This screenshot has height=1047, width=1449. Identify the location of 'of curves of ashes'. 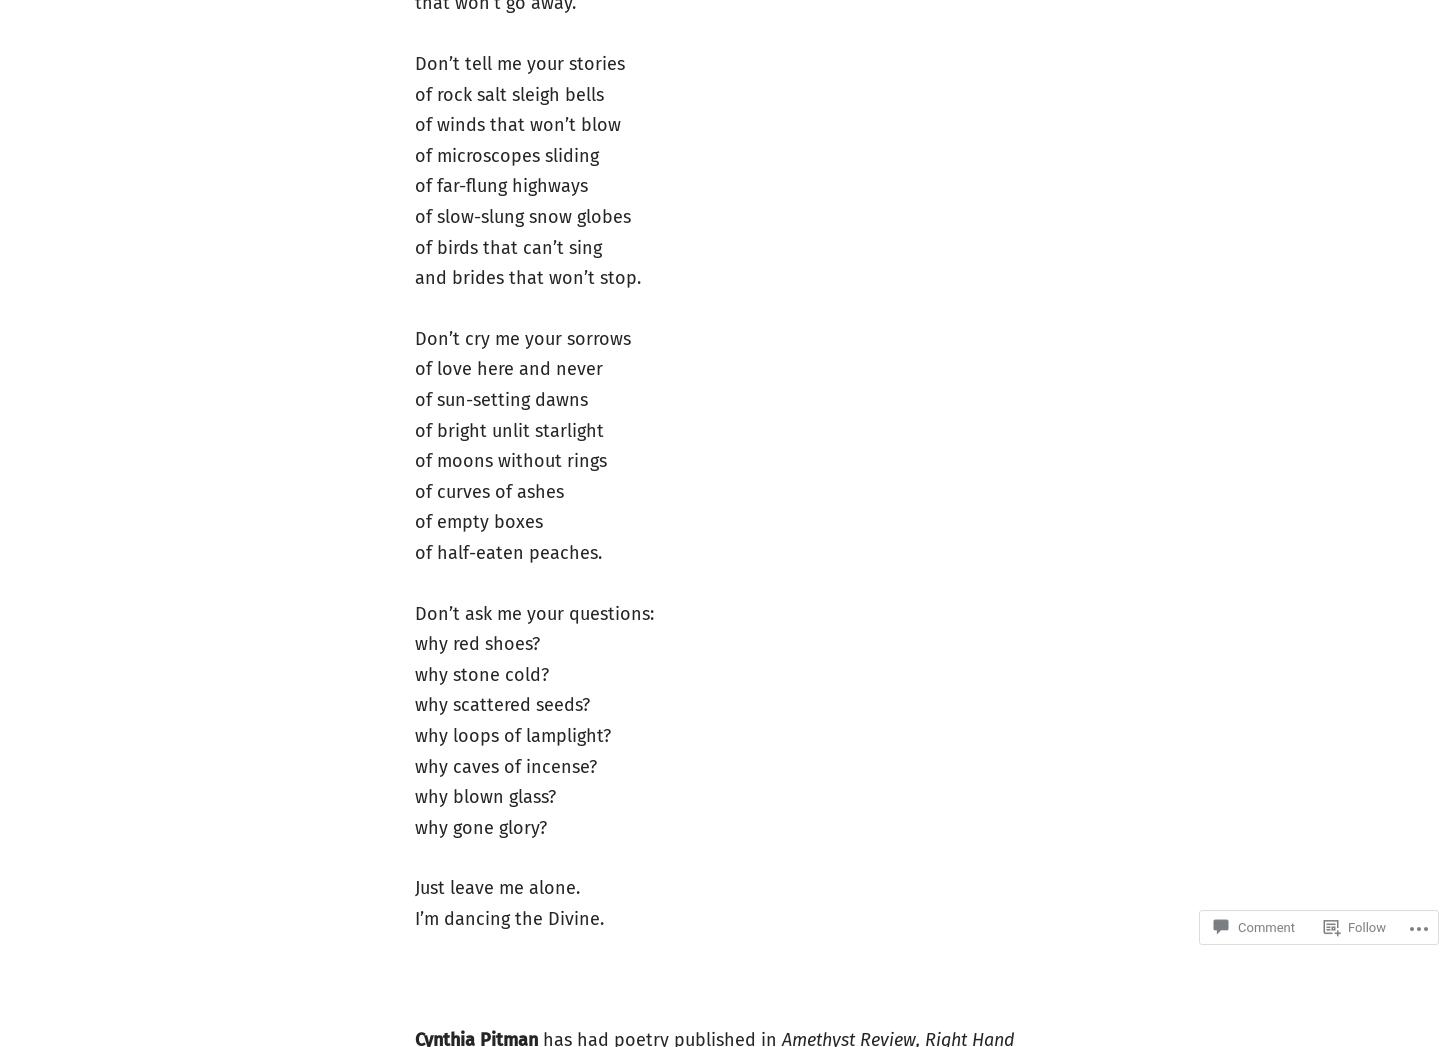
(488, 490).